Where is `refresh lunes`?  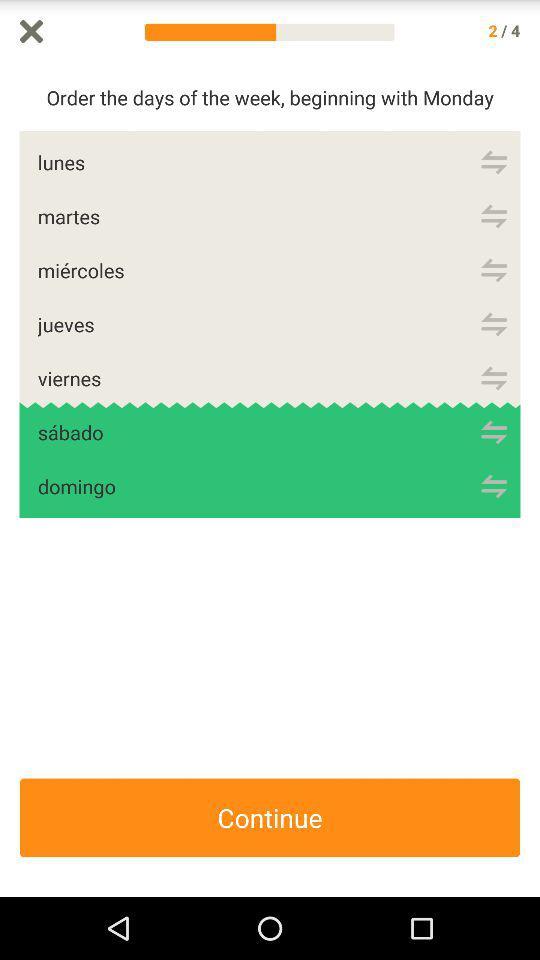
refresh lunes is located at coordinates (493, 161).